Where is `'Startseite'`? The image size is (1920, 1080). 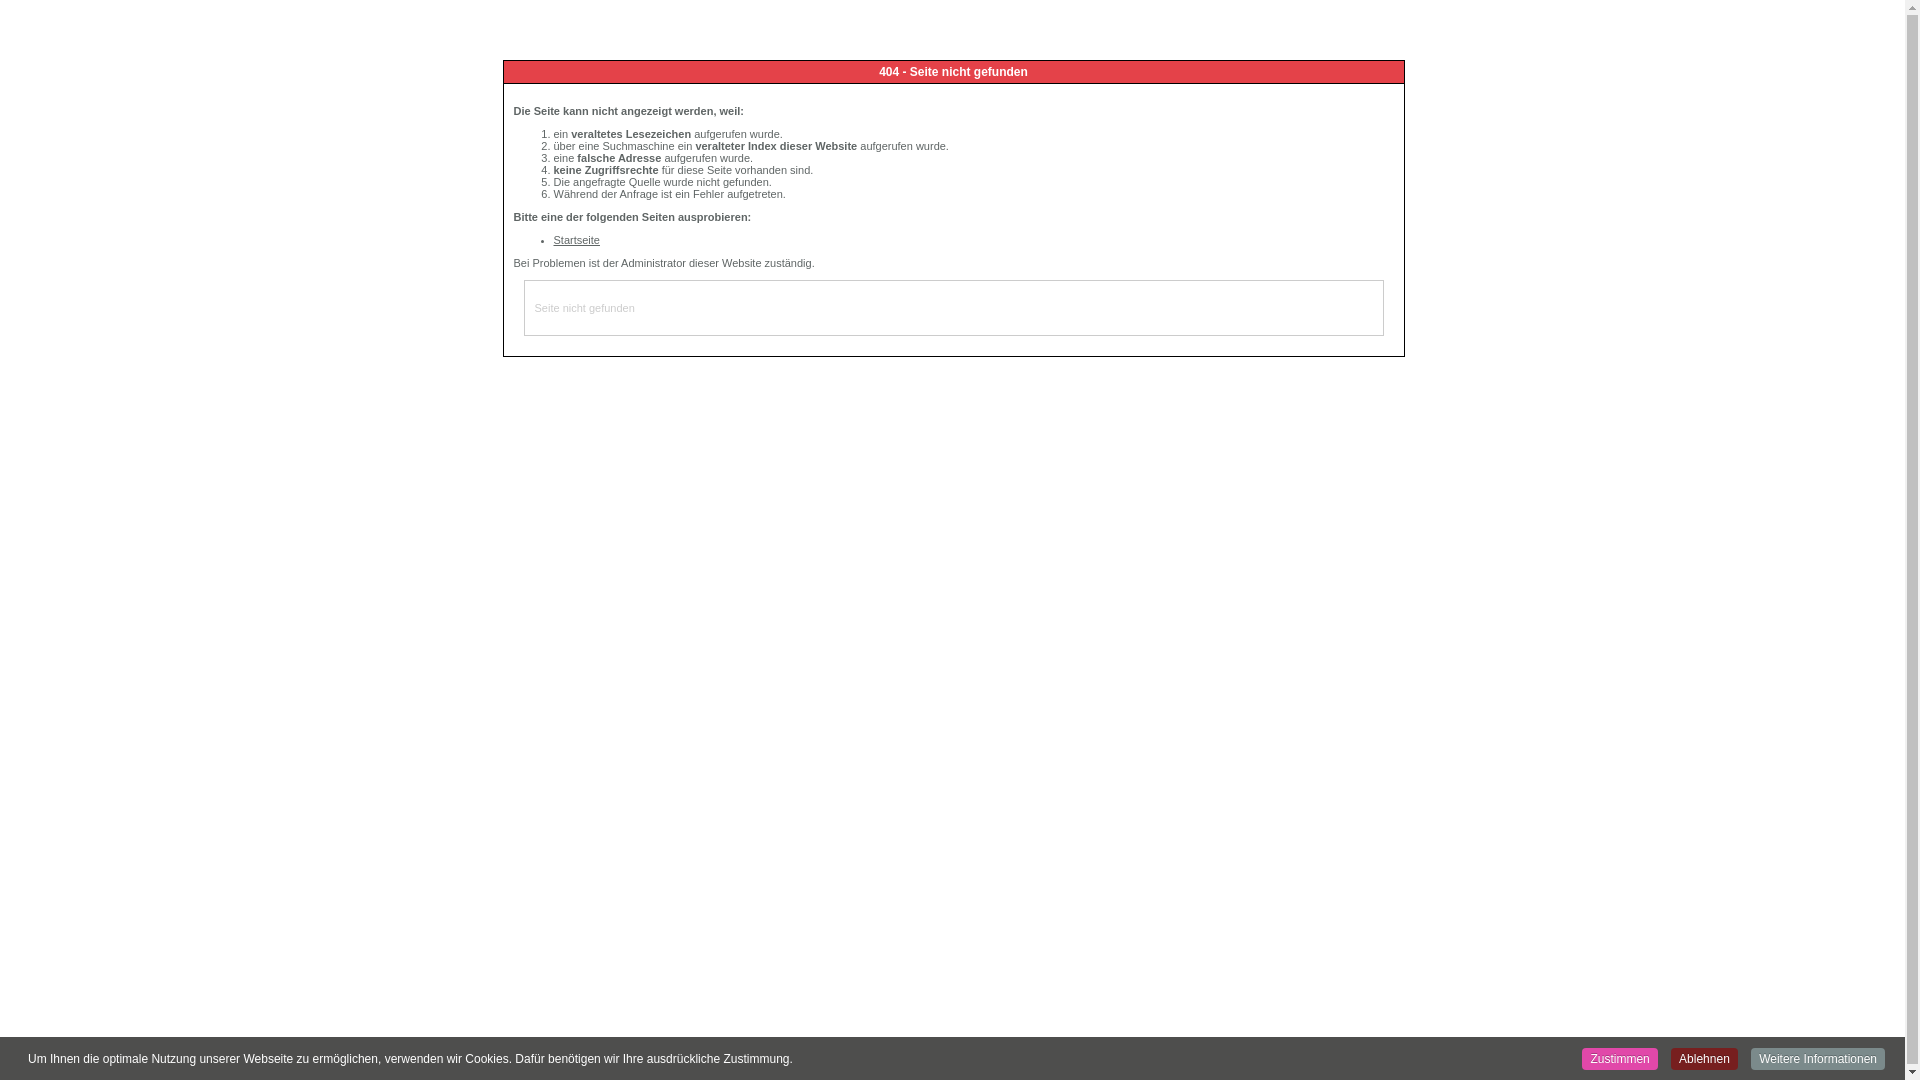 'Startseite' is located at coordinates (575, 238).